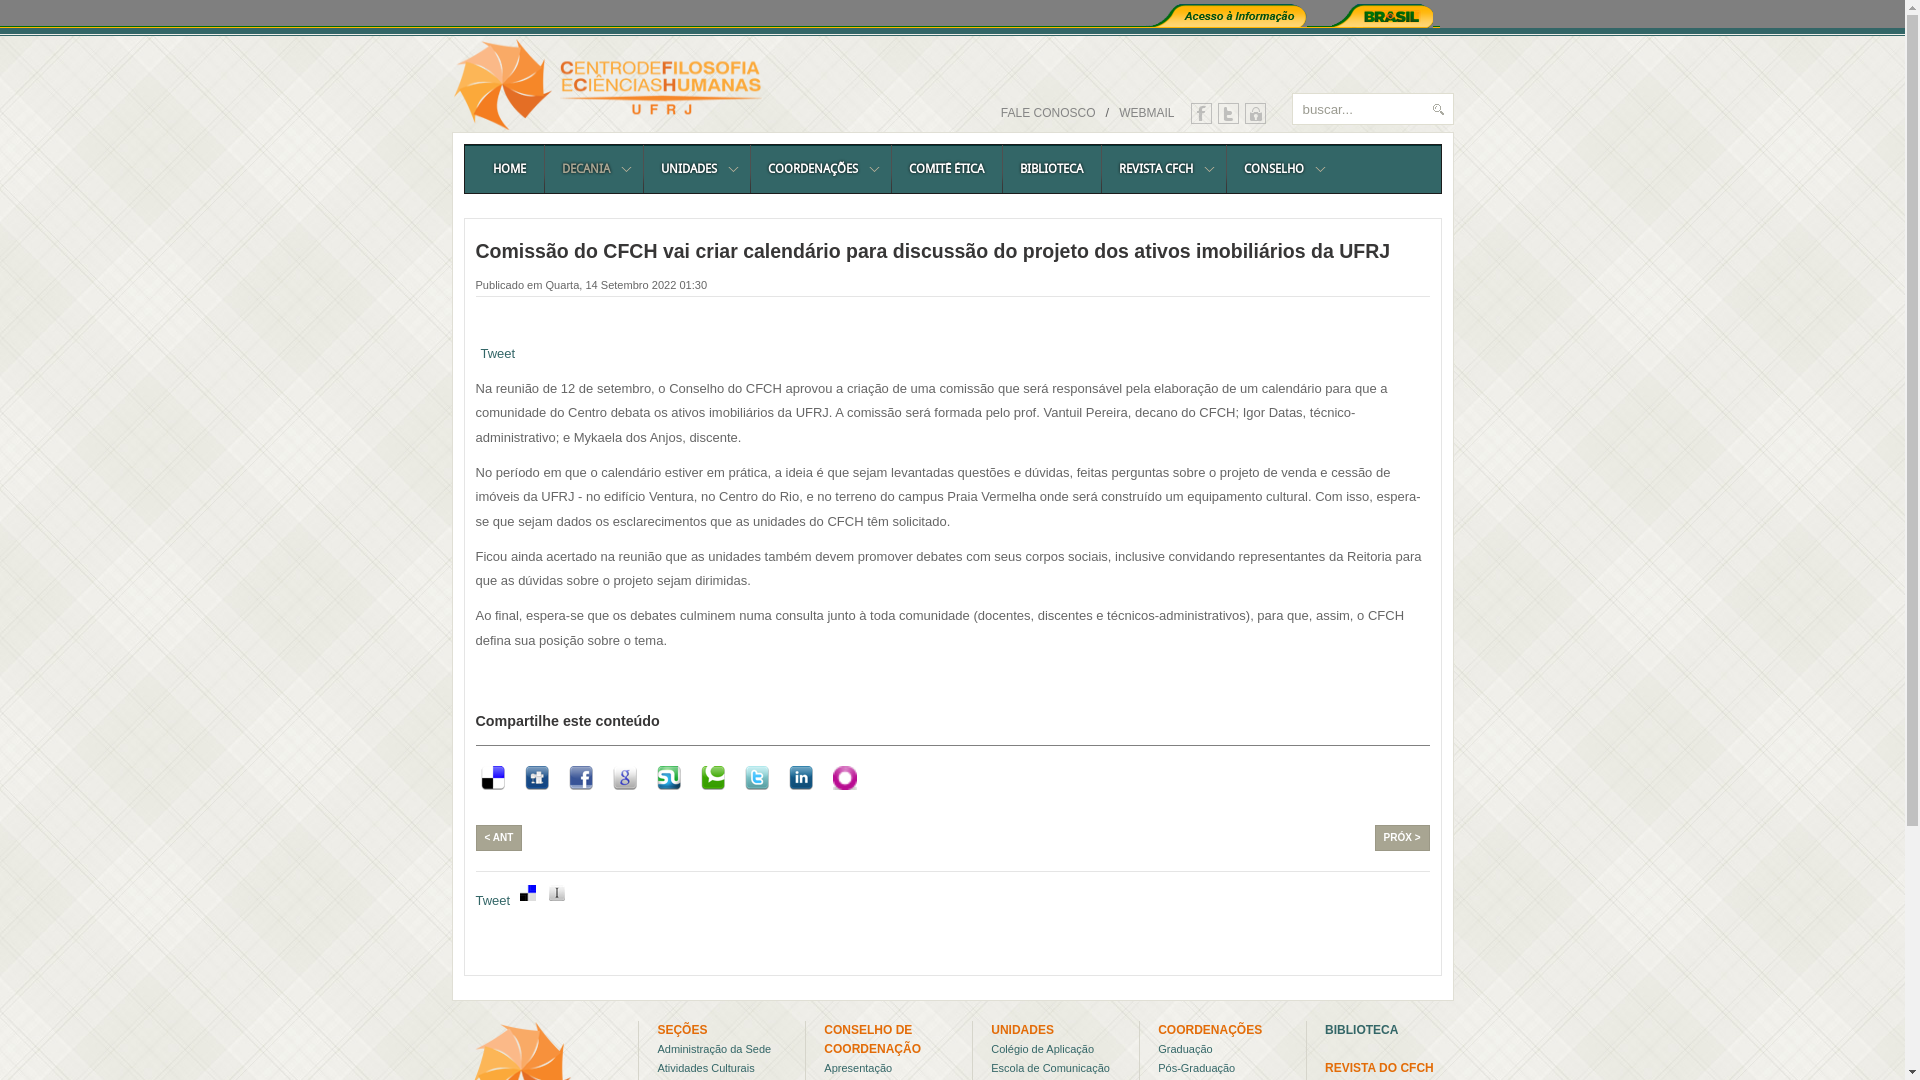 The image size is (1920, 1080). What do you see at coordinates (493, 901) in the screenshot?
I see `'Tweet'` at bounding box center [493, 901].